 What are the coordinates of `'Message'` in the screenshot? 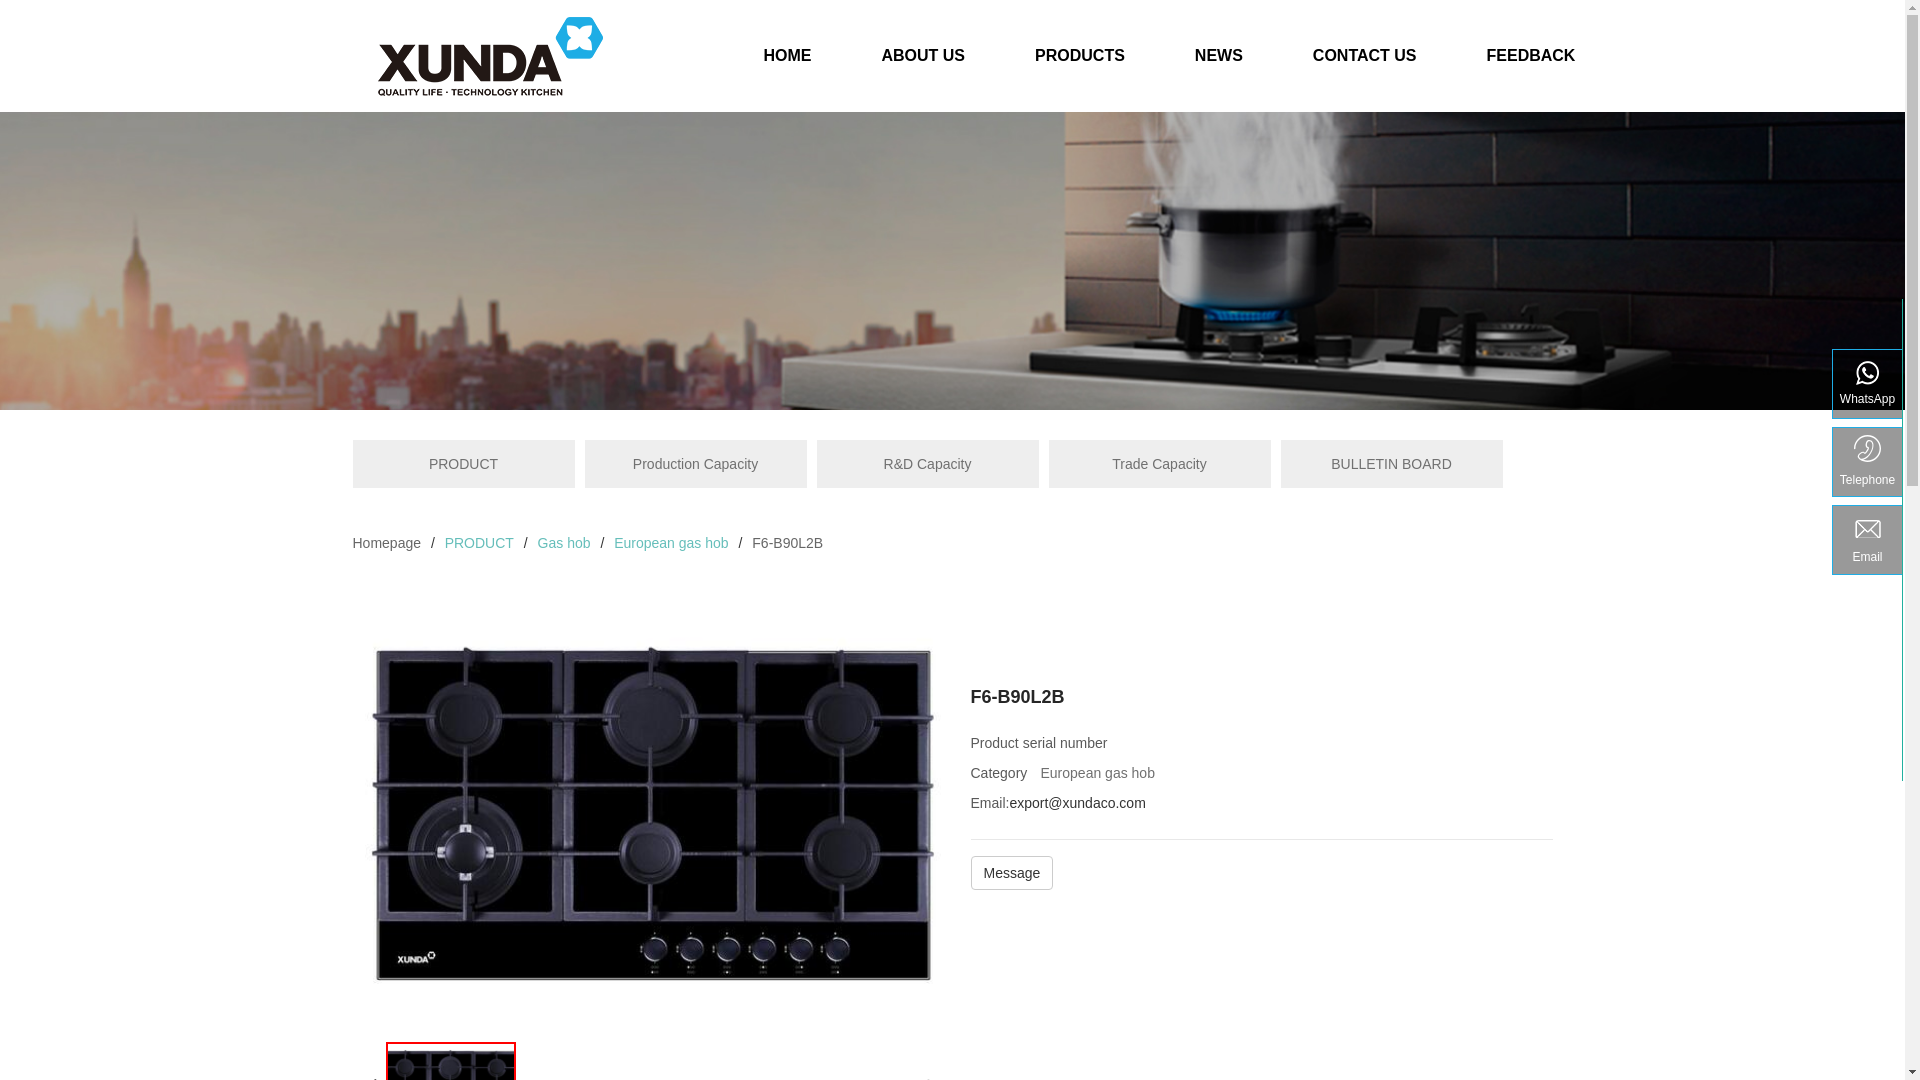 It's located at (1011, 871).